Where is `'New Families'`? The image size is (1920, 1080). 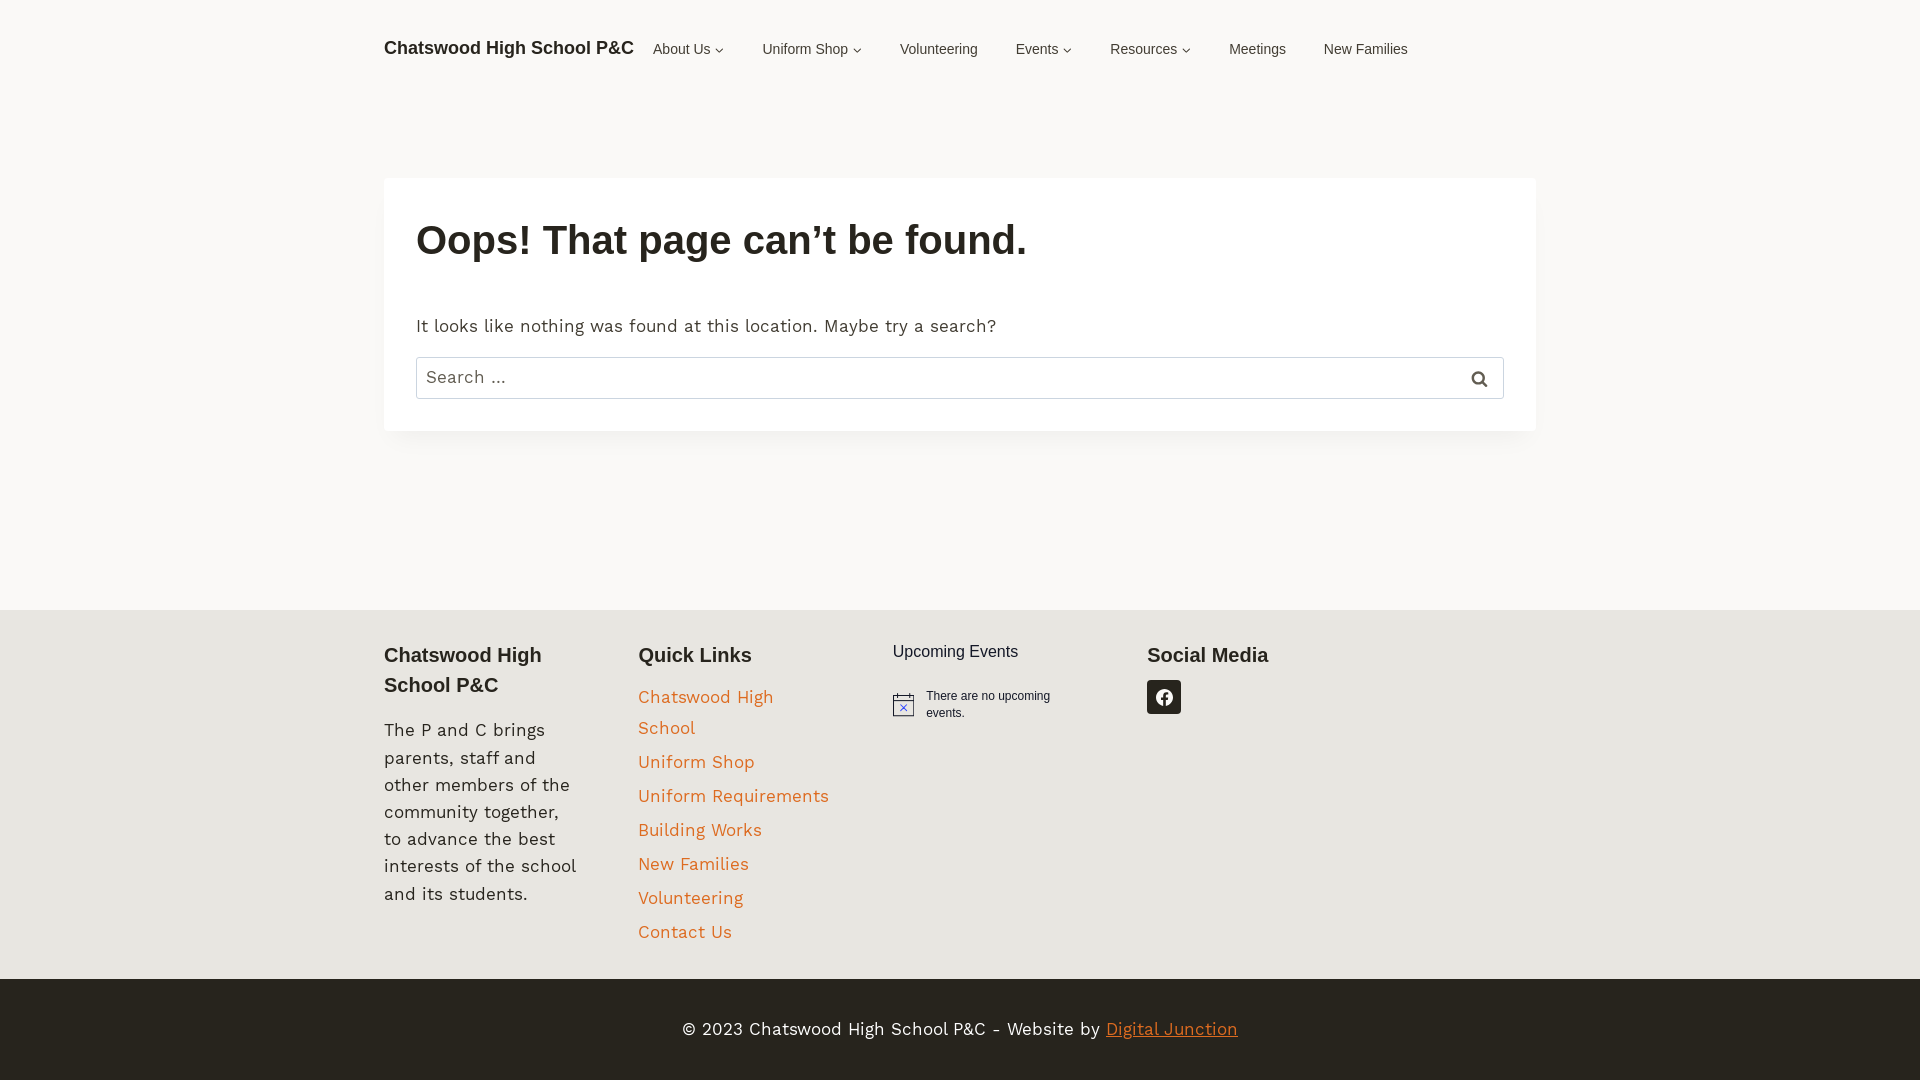
'New Families' is located at coordinates (733, 863).